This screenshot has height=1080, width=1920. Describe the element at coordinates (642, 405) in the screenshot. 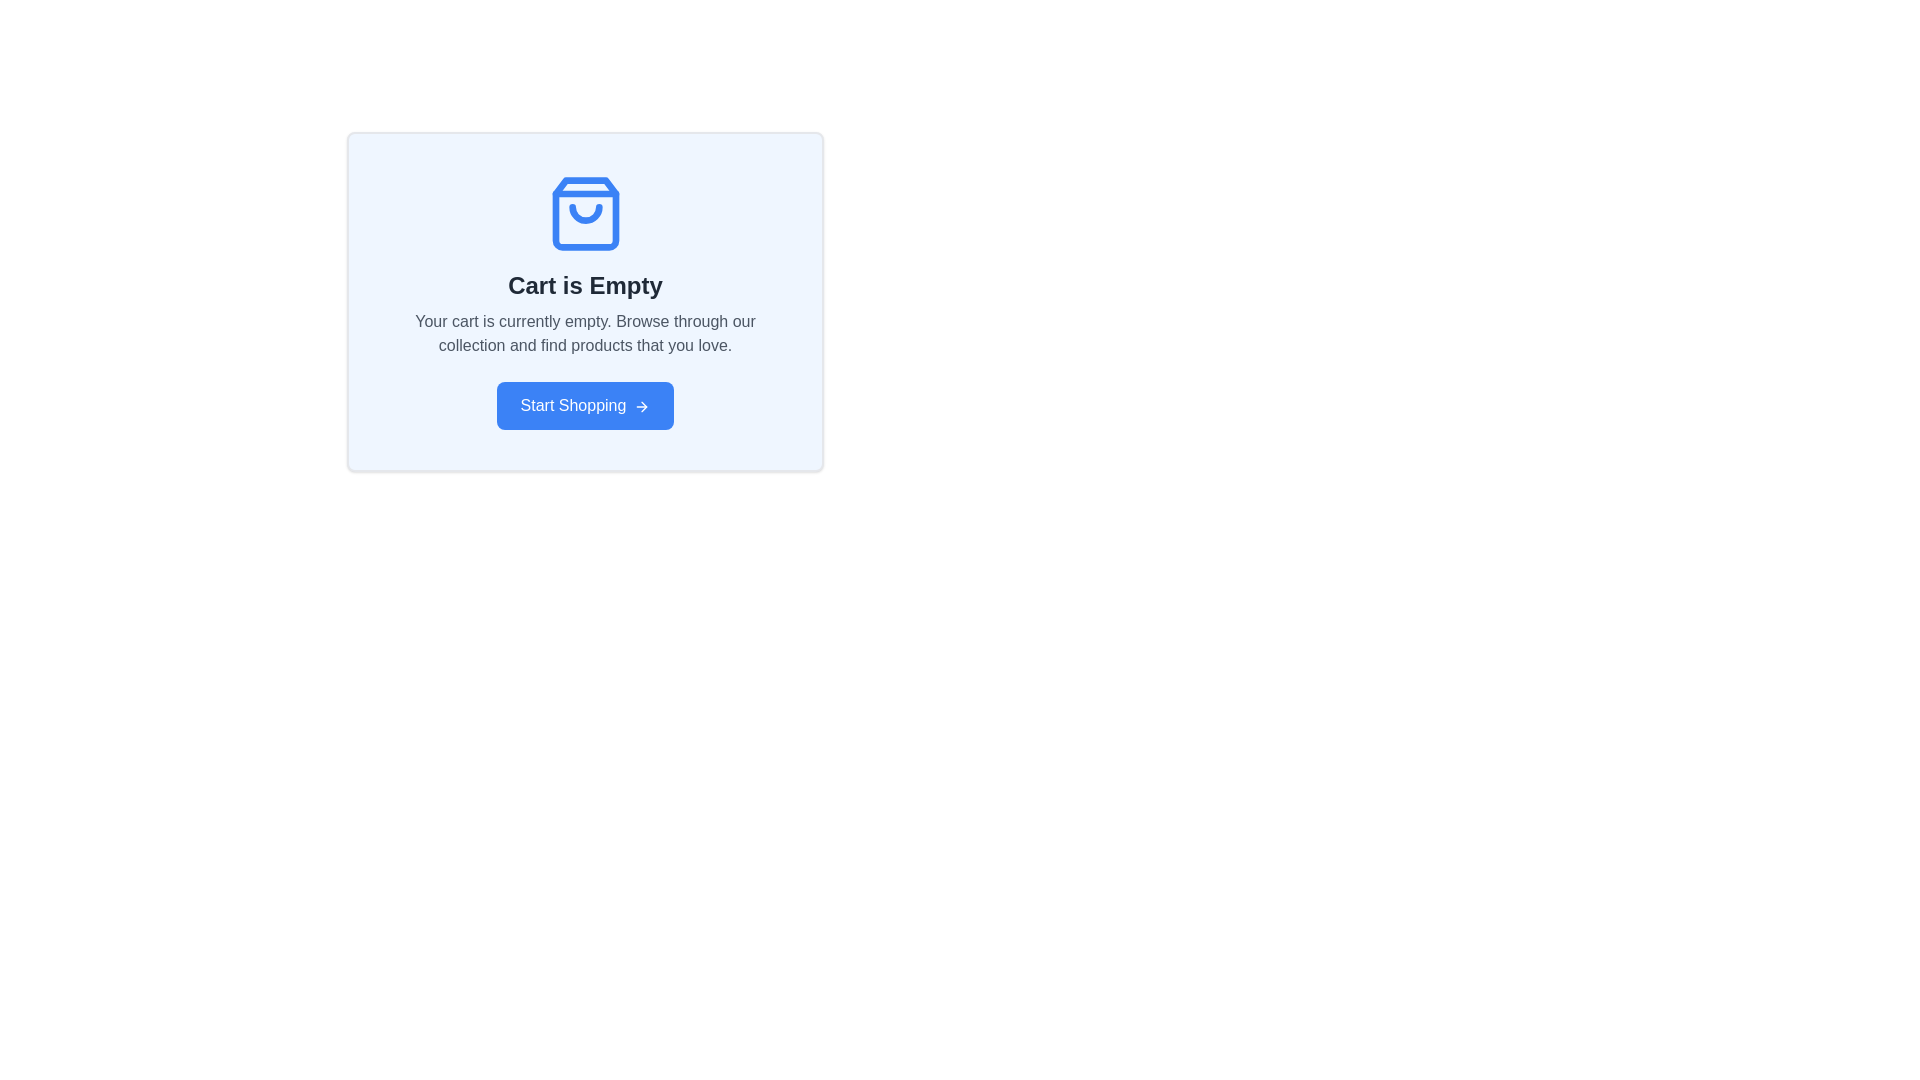

I see `the appearance of the forward direction icon located to the right of the text inside the 'Start Shopping' button at the bottom center of the 'Cart is Empty' card` at that location.